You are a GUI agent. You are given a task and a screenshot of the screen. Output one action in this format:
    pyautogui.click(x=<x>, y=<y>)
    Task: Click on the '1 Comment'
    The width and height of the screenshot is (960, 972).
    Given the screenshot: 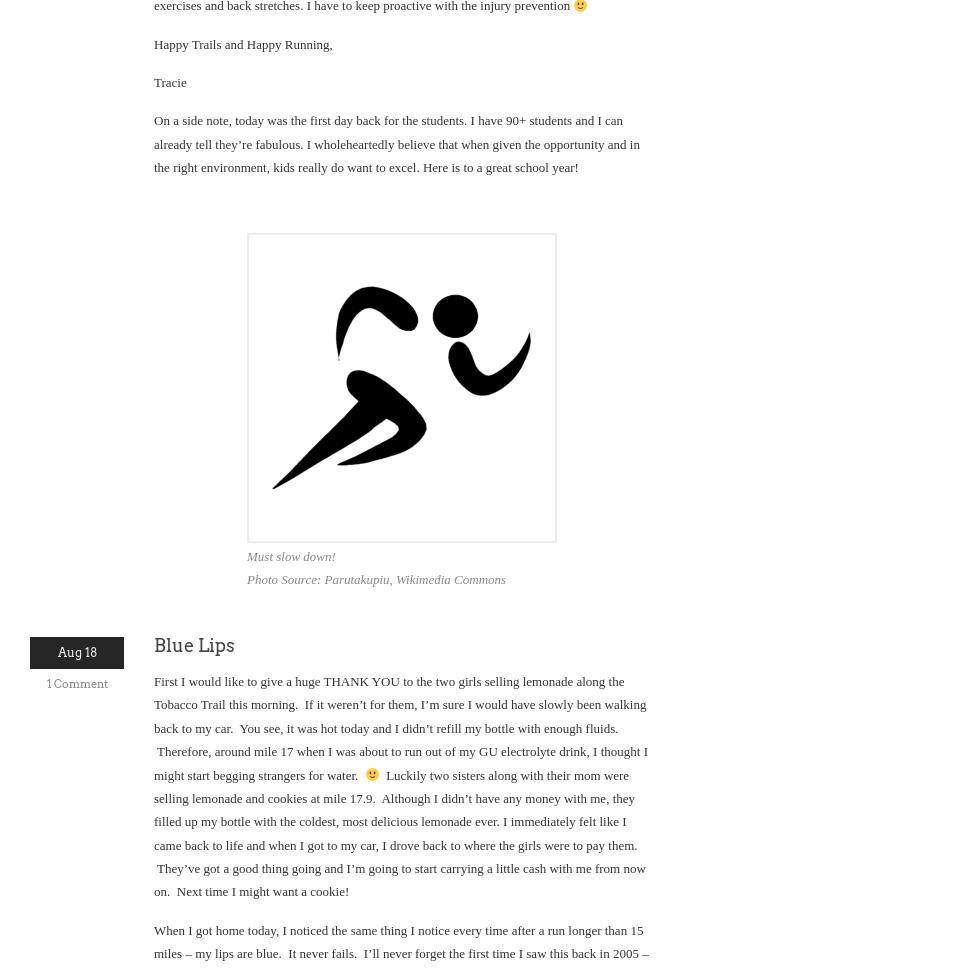 What is the action you would take?
    pyautogui.click(x=76, y=682)
    